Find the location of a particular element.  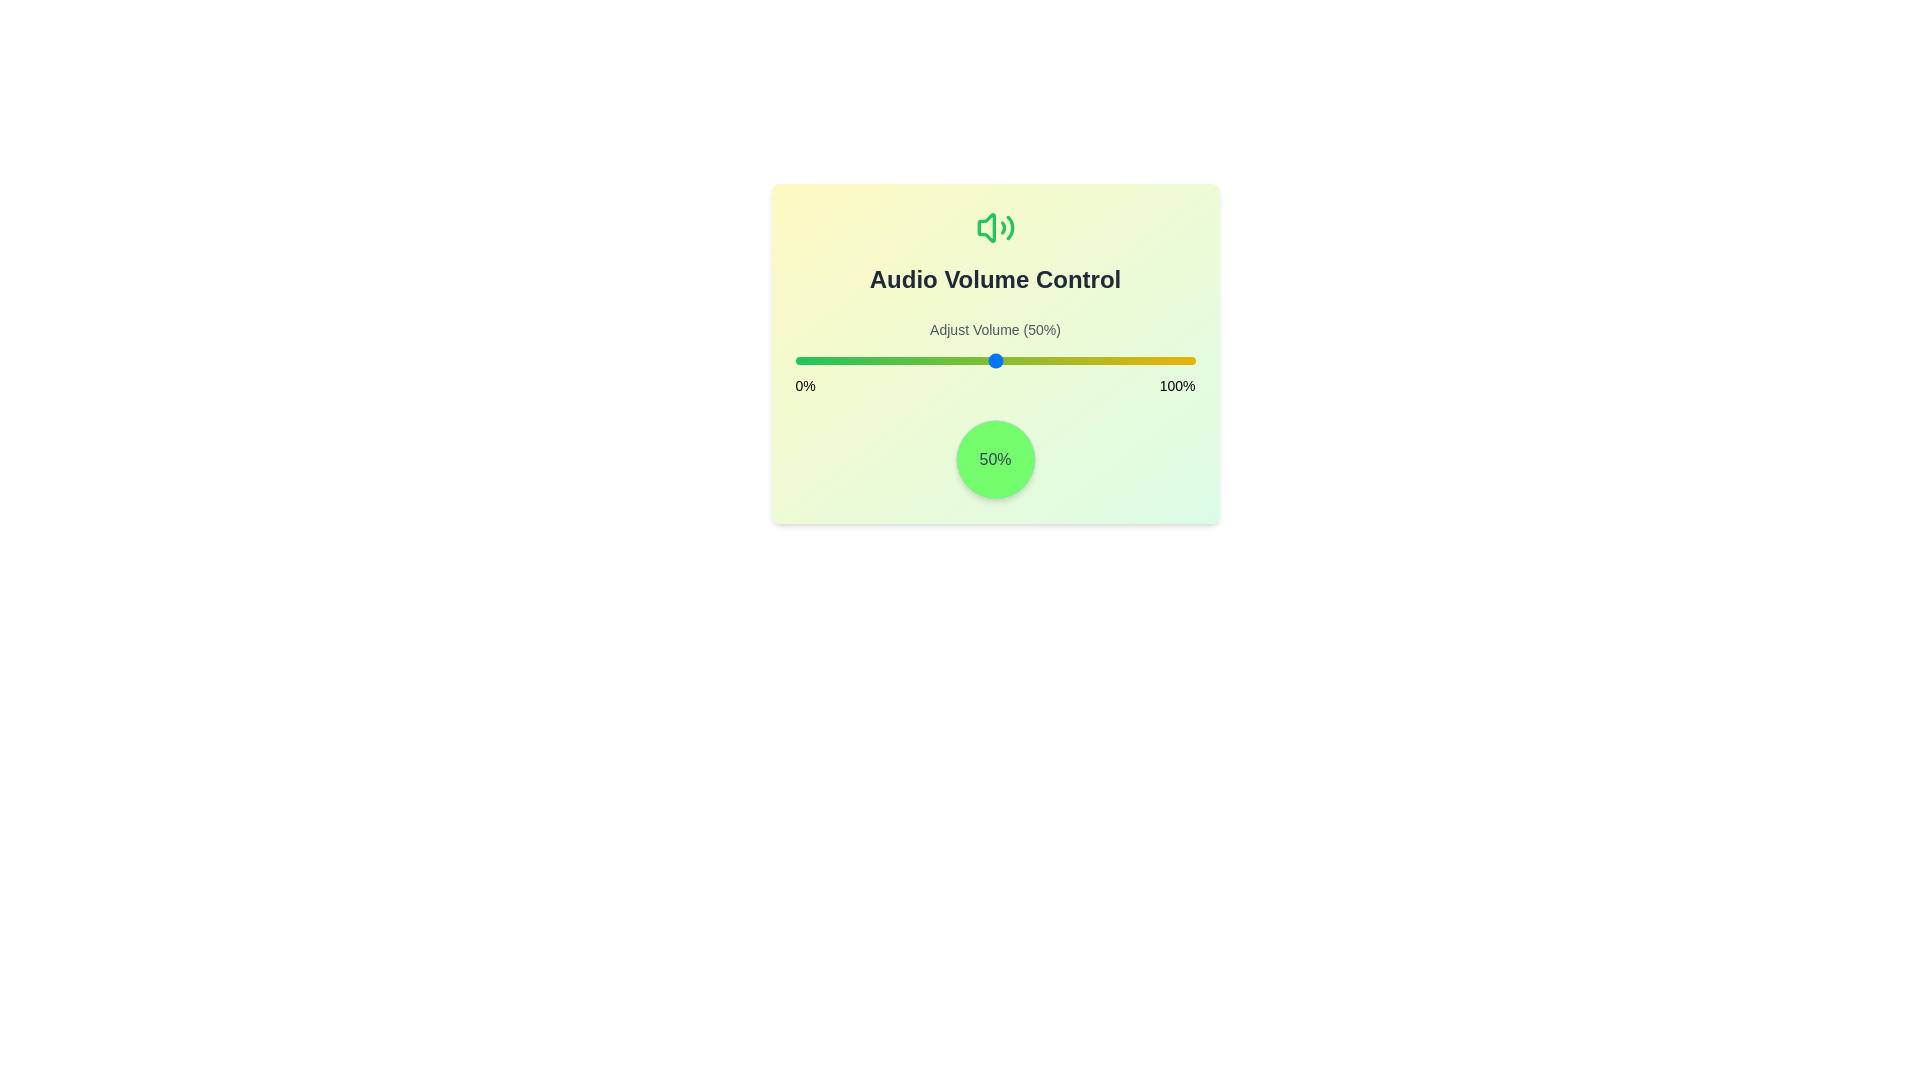

the volume to 76% by dragging the slider is located at coordinates (1098, 361).